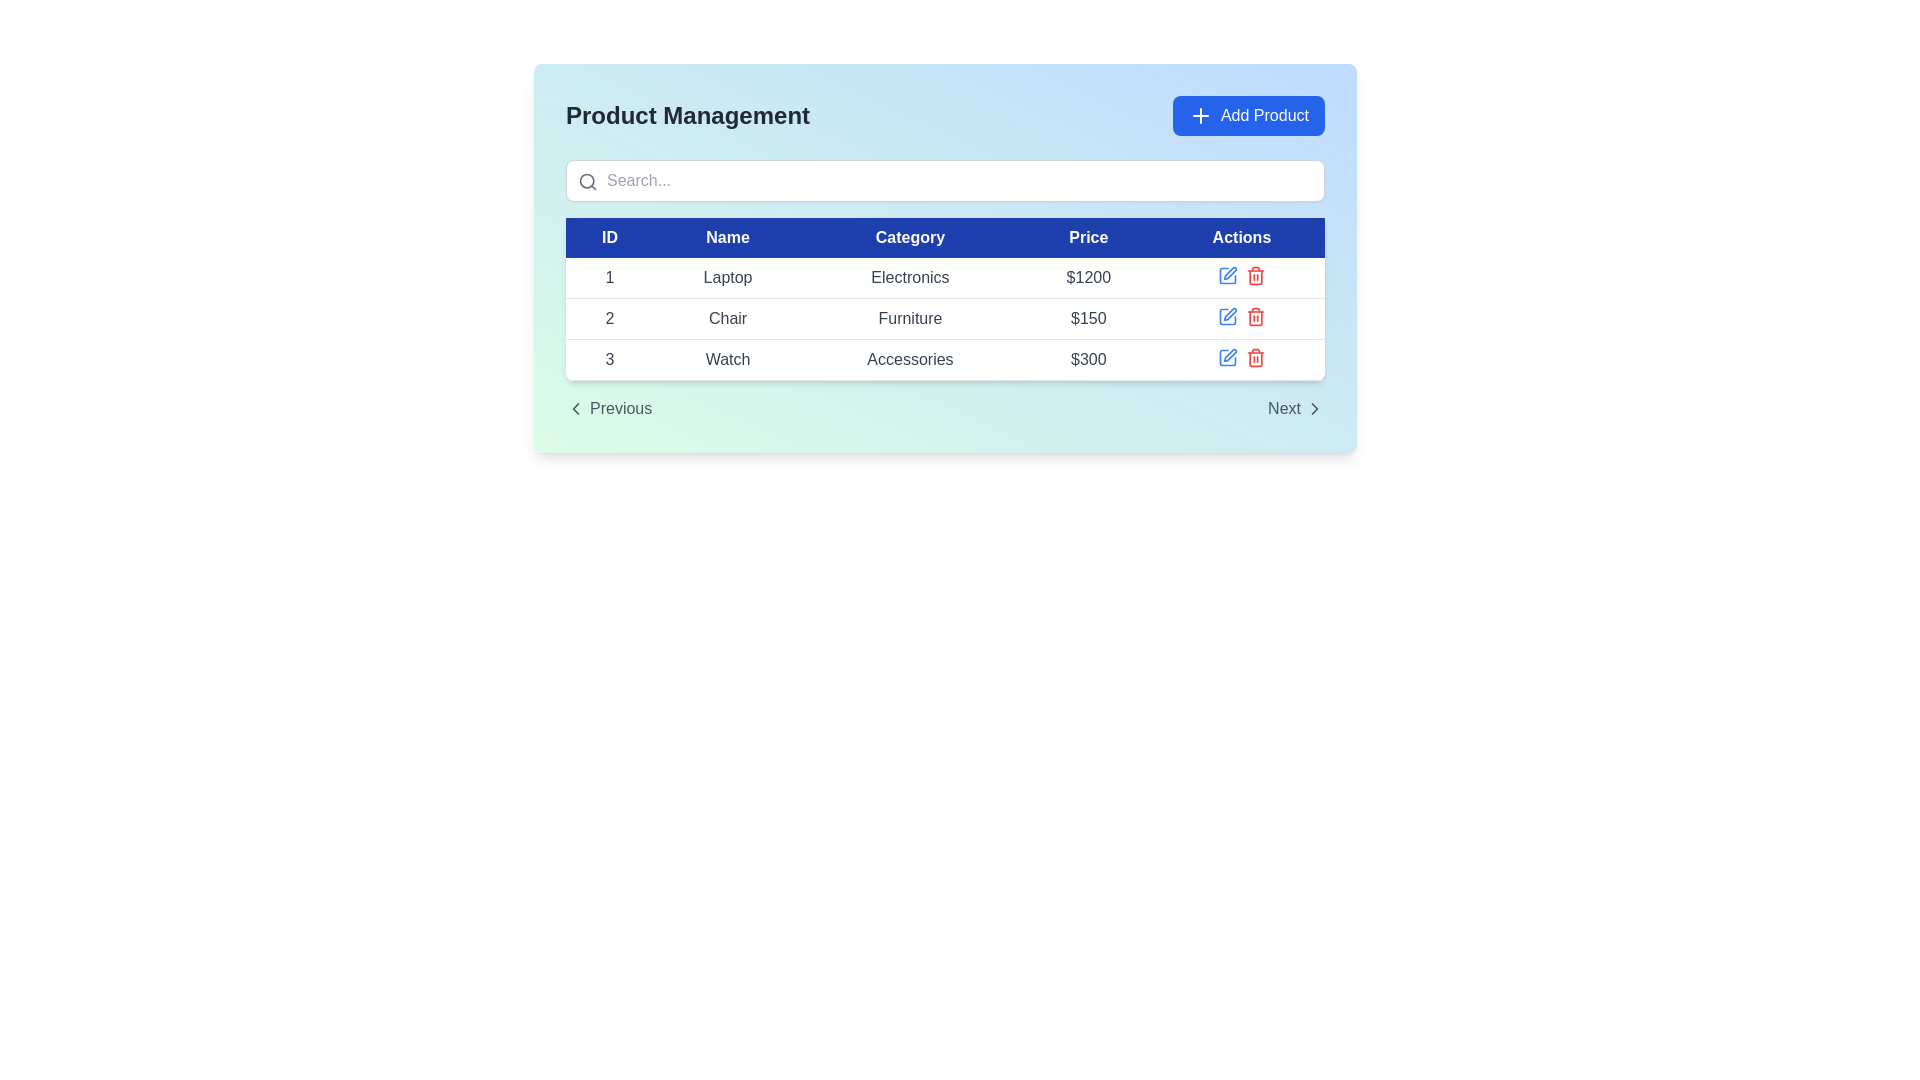 Image resolution: width=1920 pixels, height=1080 pixels. What do you see at coordinates (1087, 318) in the screenshot?
I see `the Text Display element showing the value '$150' in the 'Price' column of the second row corresponding to the item 'Chair' in the 'Furniture' category` at bounding box center [1087, 318].